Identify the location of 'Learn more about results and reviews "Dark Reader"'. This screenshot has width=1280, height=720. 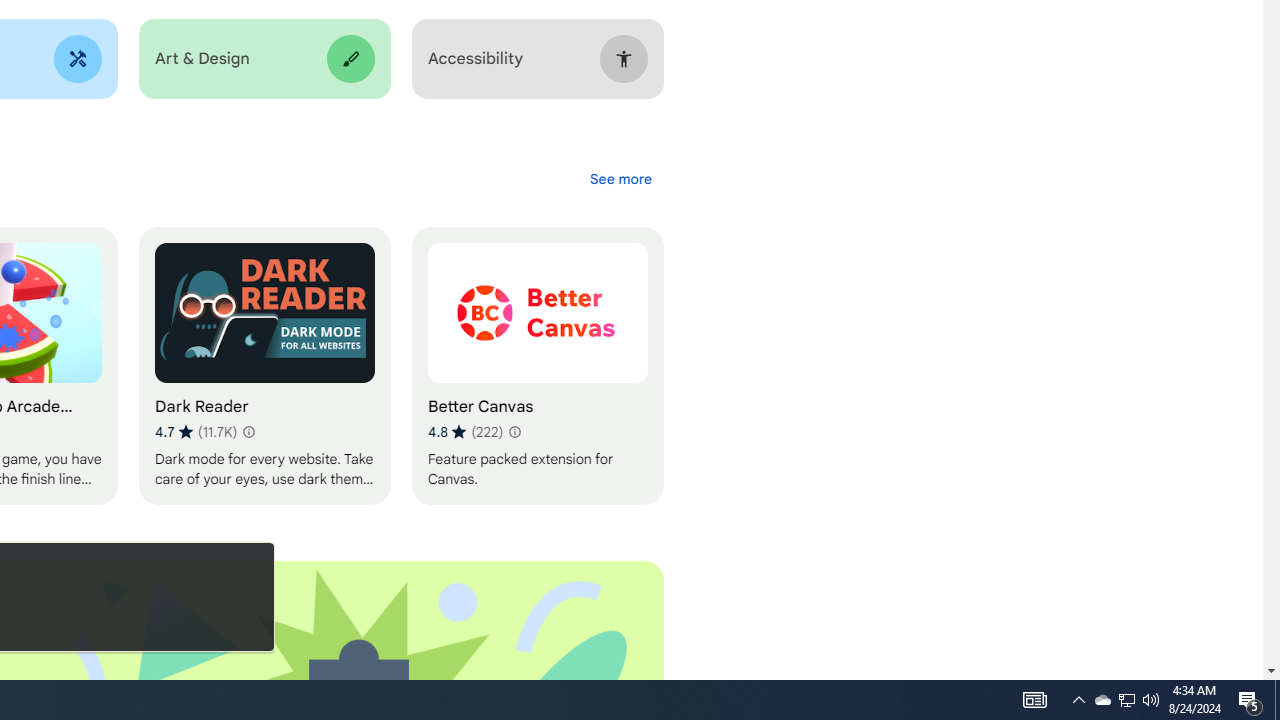
(246, 431).